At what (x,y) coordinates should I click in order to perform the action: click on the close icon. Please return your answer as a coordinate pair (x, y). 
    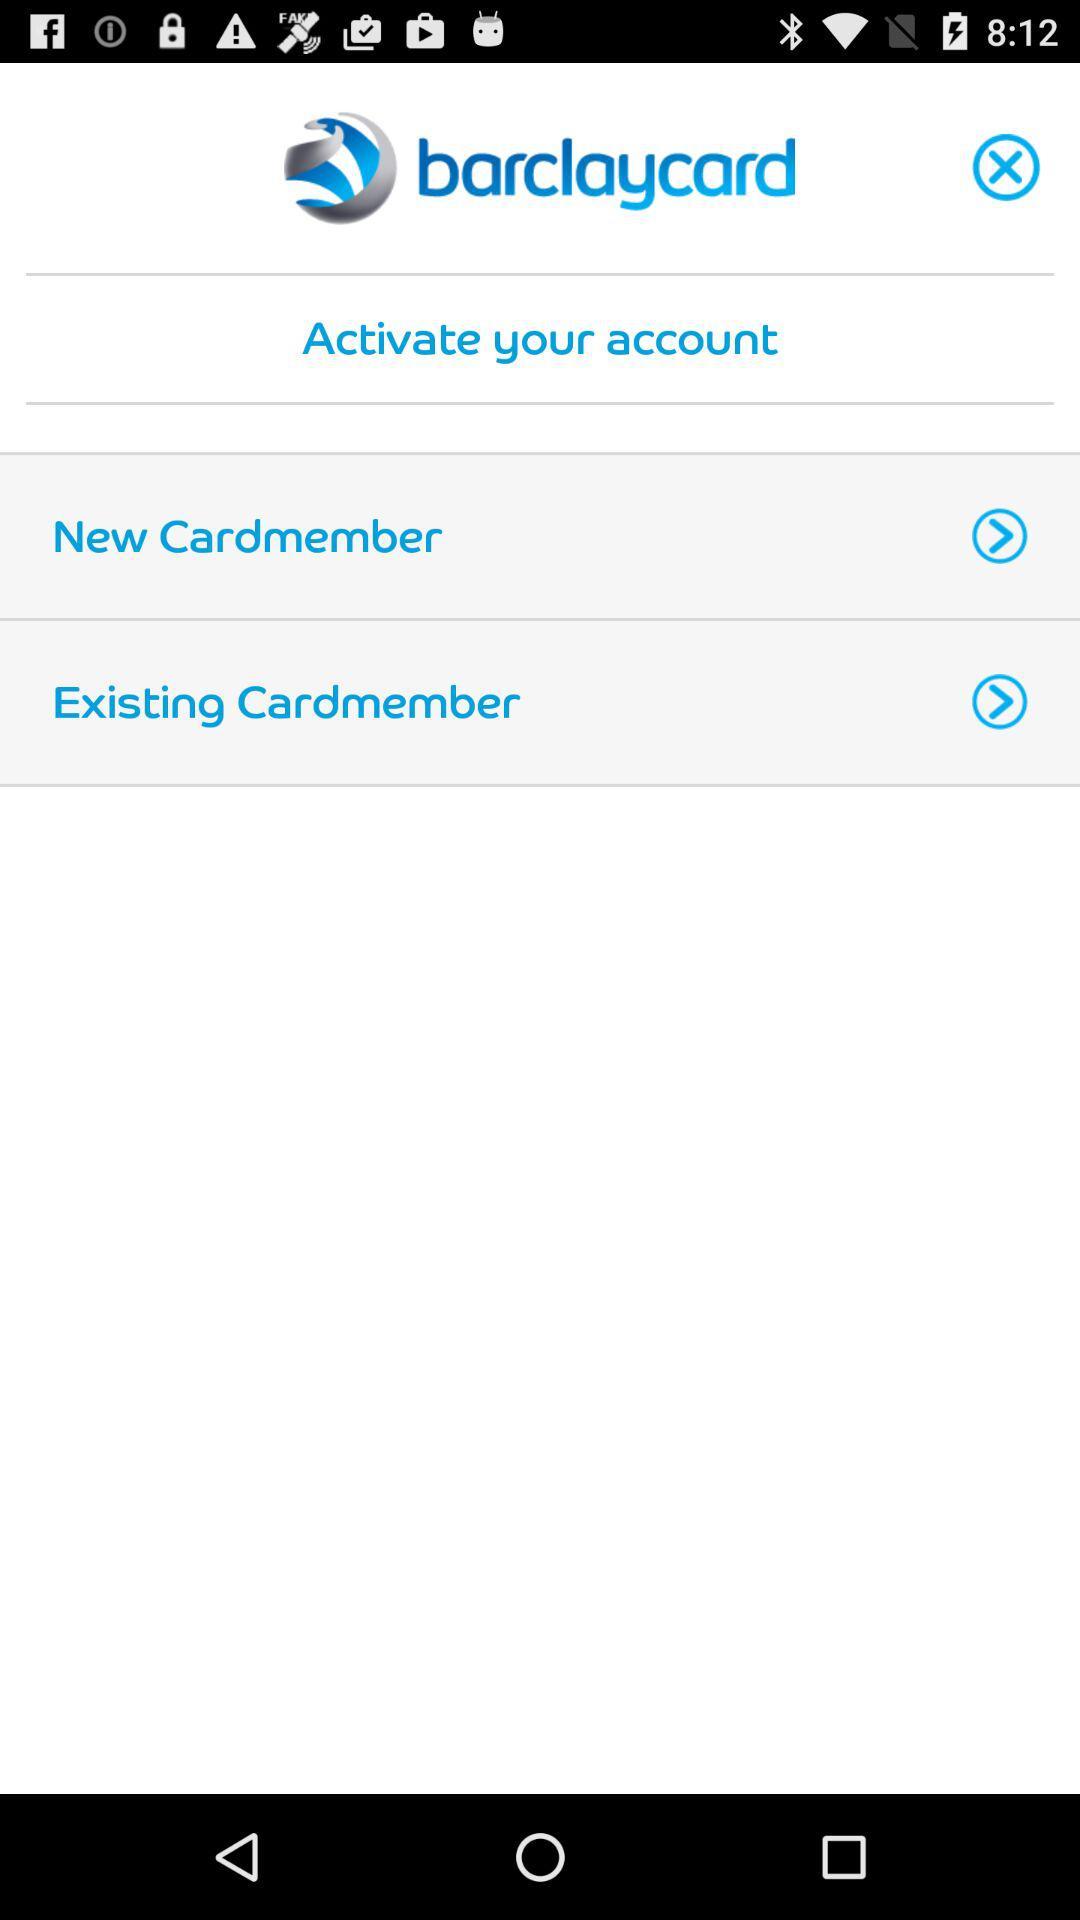
    Looking at the image, I should click on (1006, 179).